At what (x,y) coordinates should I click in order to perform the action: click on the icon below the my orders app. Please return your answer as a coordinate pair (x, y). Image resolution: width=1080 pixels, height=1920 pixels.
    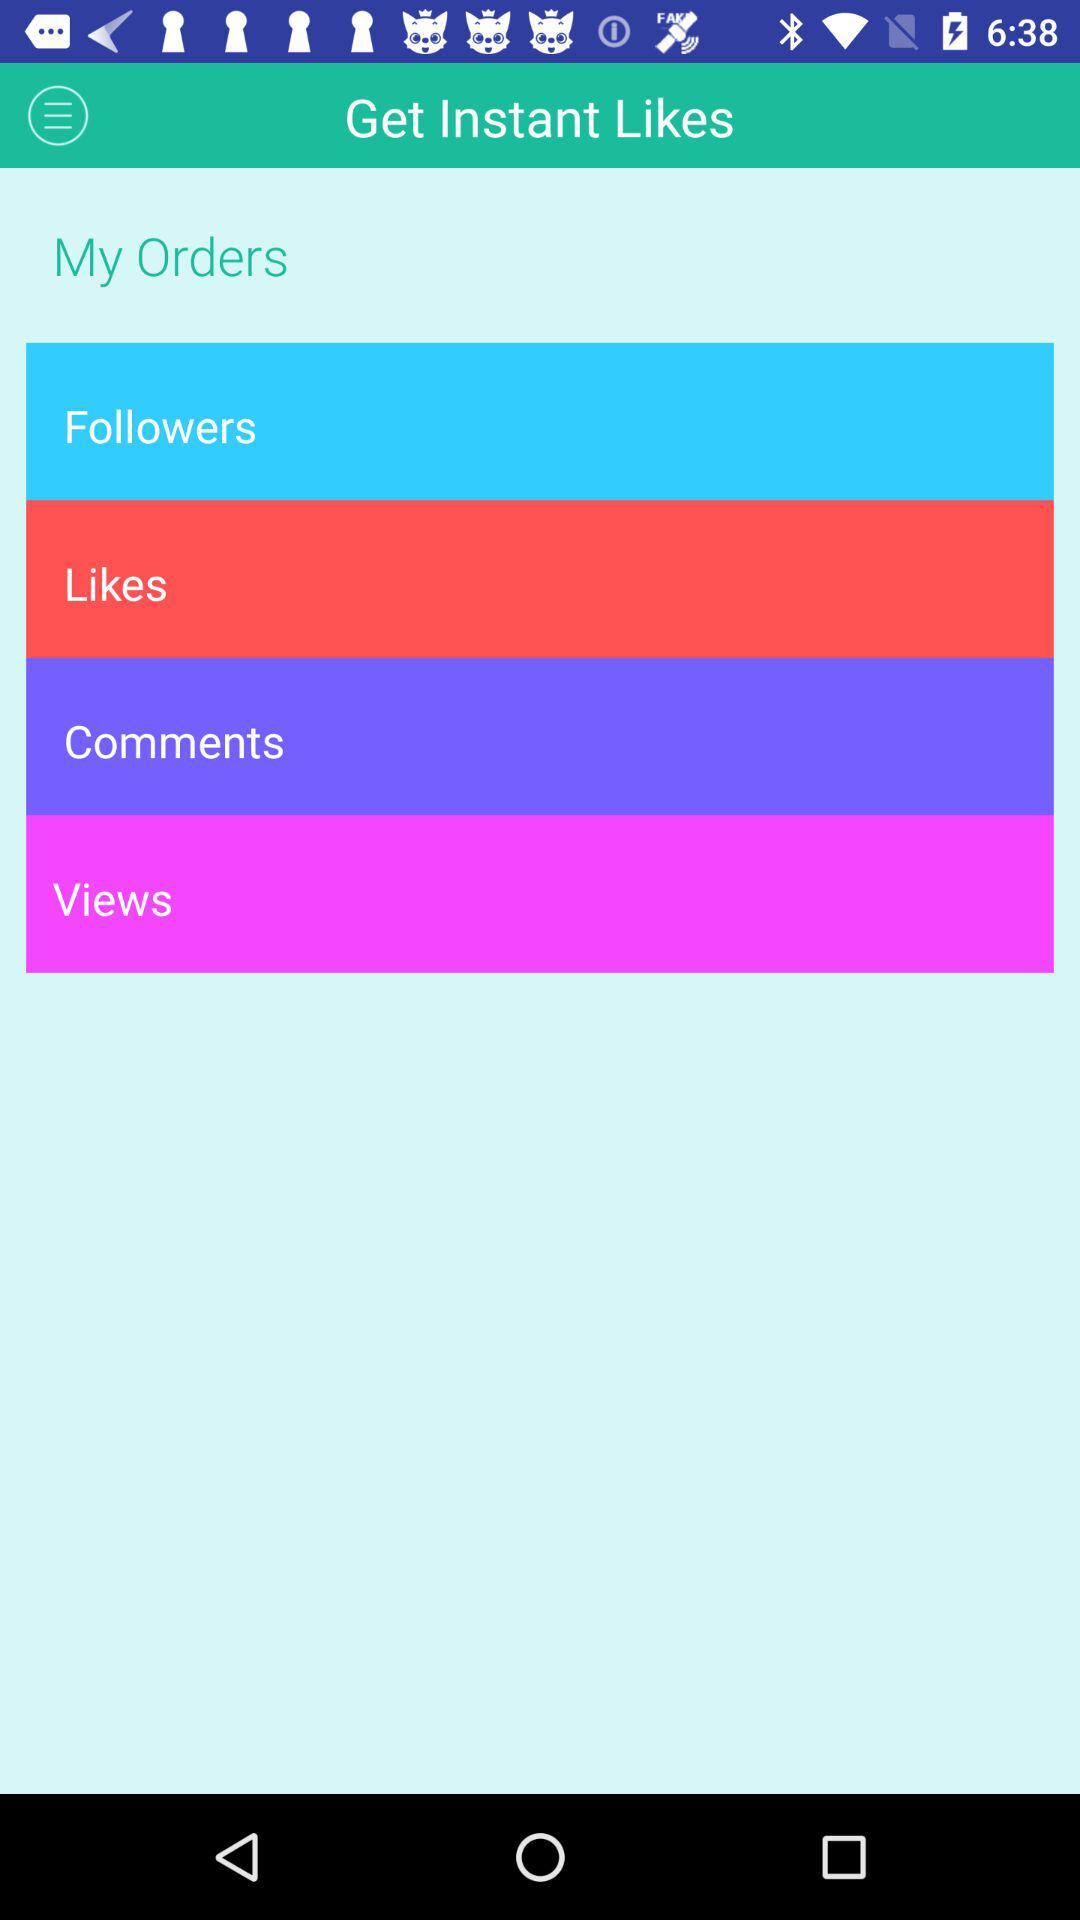
    Looking at the image, I should click on (540, 420).